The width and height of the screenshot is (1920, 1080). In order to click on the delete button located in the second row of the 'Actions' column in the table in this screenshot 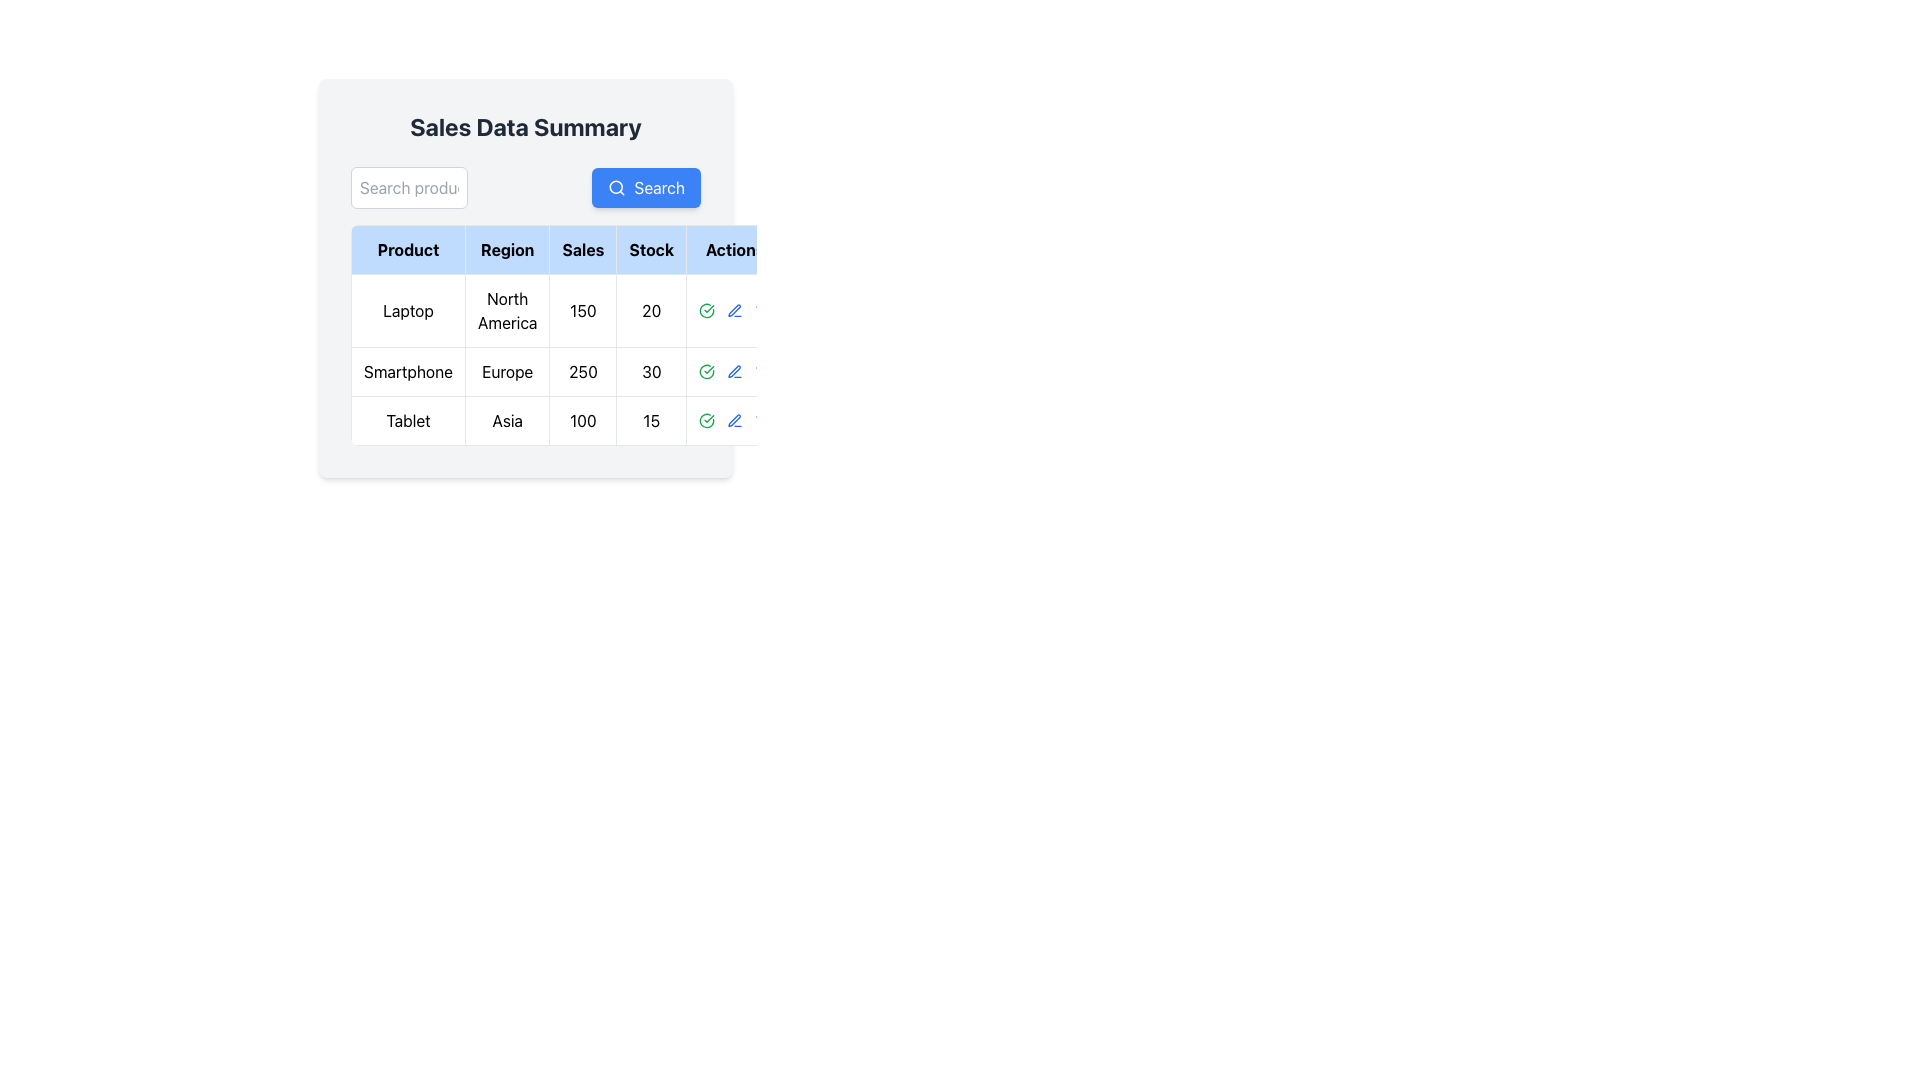, I will do `click(762, 371)`.